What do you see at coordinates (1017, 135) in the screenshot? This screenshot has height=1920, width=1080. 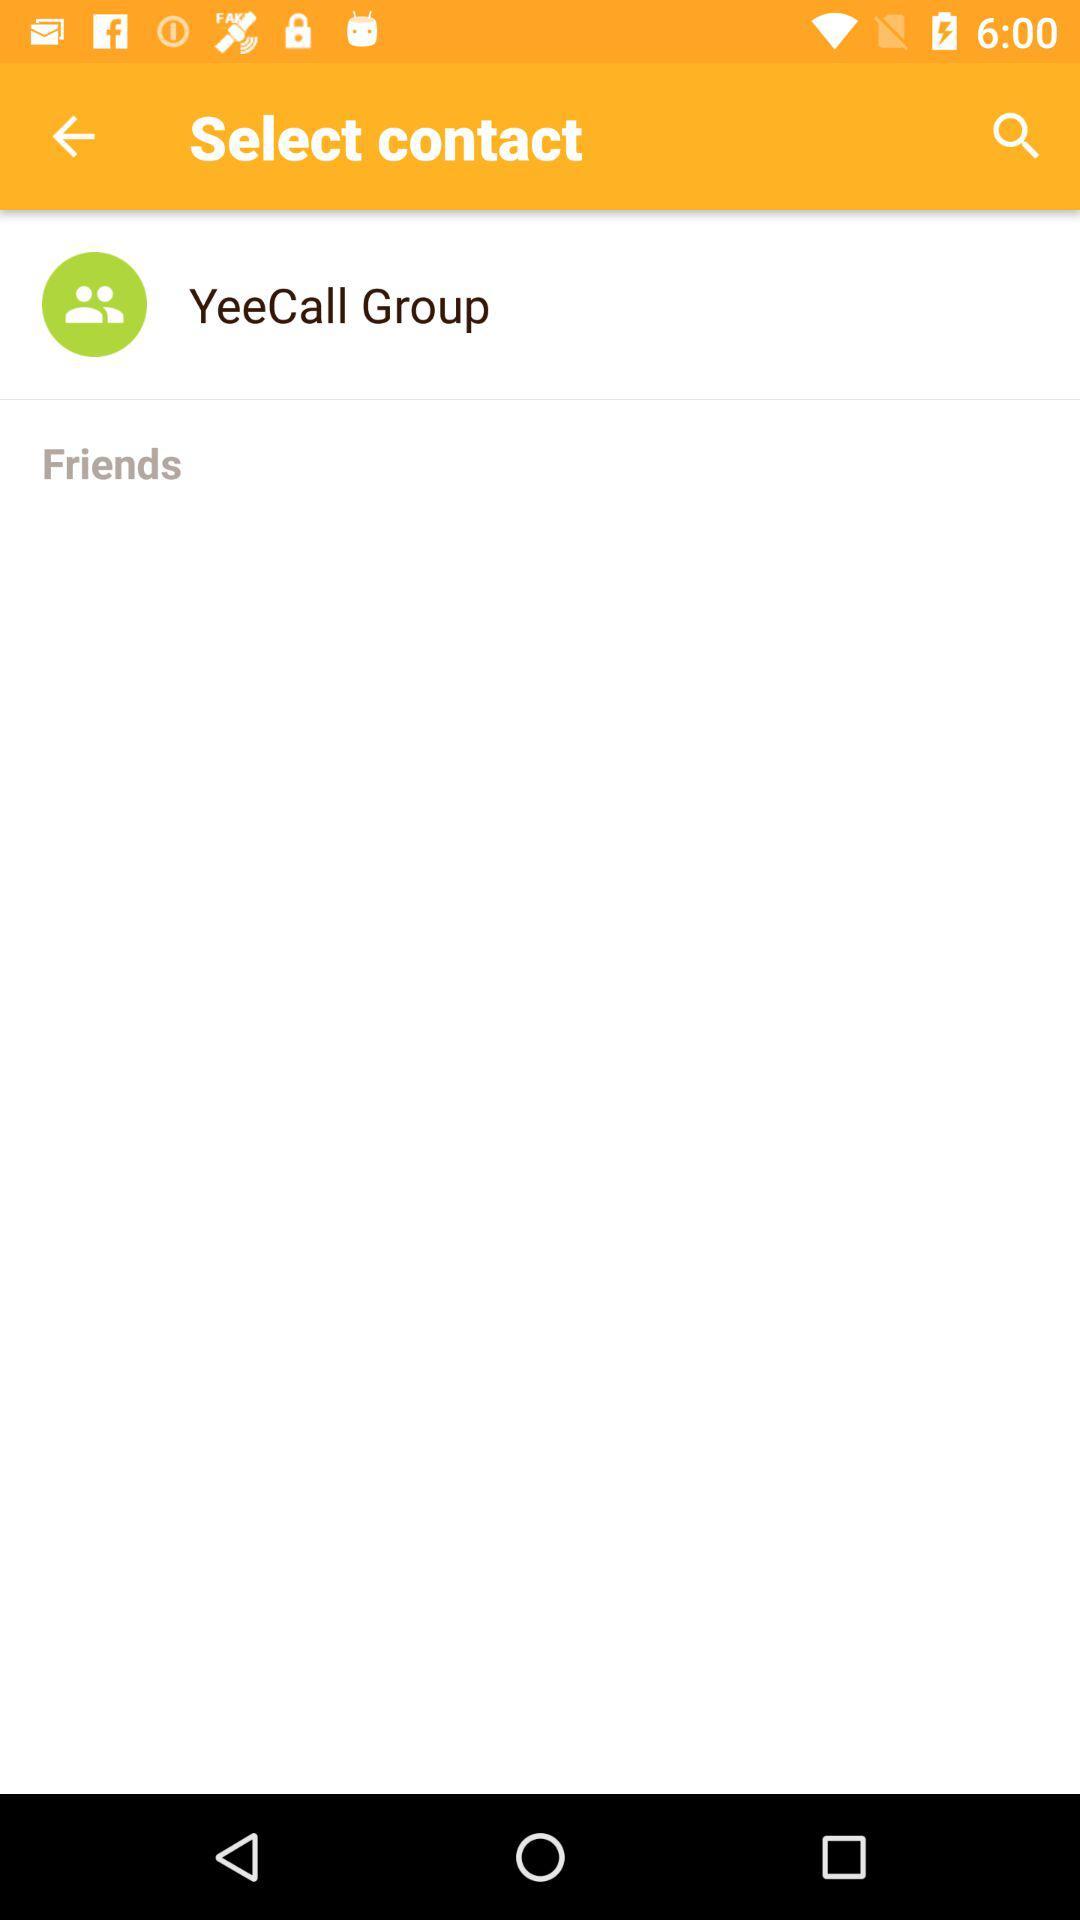 I see `the item above the yeecall group item` at bounding box center [1017, 135].